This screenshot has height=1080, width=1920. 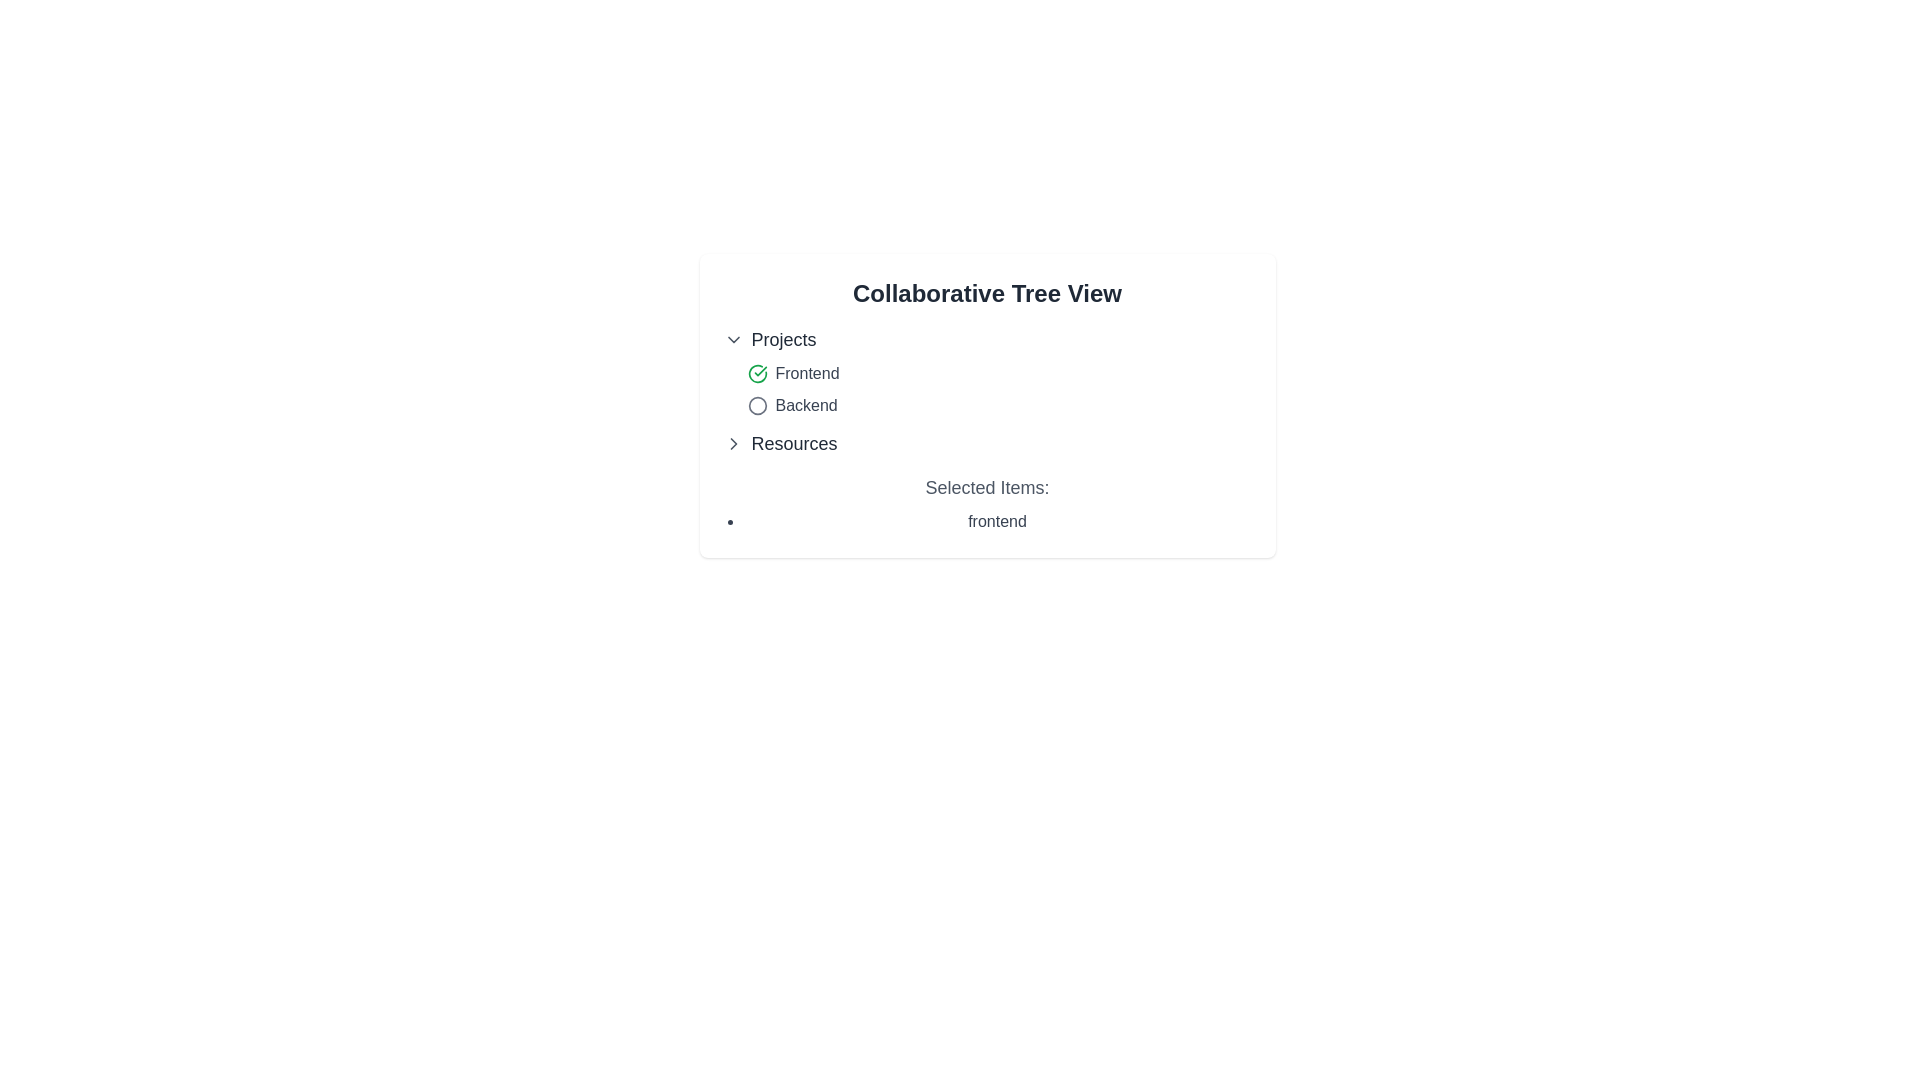 What do you see at coordinates (756, 405) in the screenshot?
I see `the circular icon with a gray stroke located to the left of the text 'Backend'` at bounding box center [756, 405].